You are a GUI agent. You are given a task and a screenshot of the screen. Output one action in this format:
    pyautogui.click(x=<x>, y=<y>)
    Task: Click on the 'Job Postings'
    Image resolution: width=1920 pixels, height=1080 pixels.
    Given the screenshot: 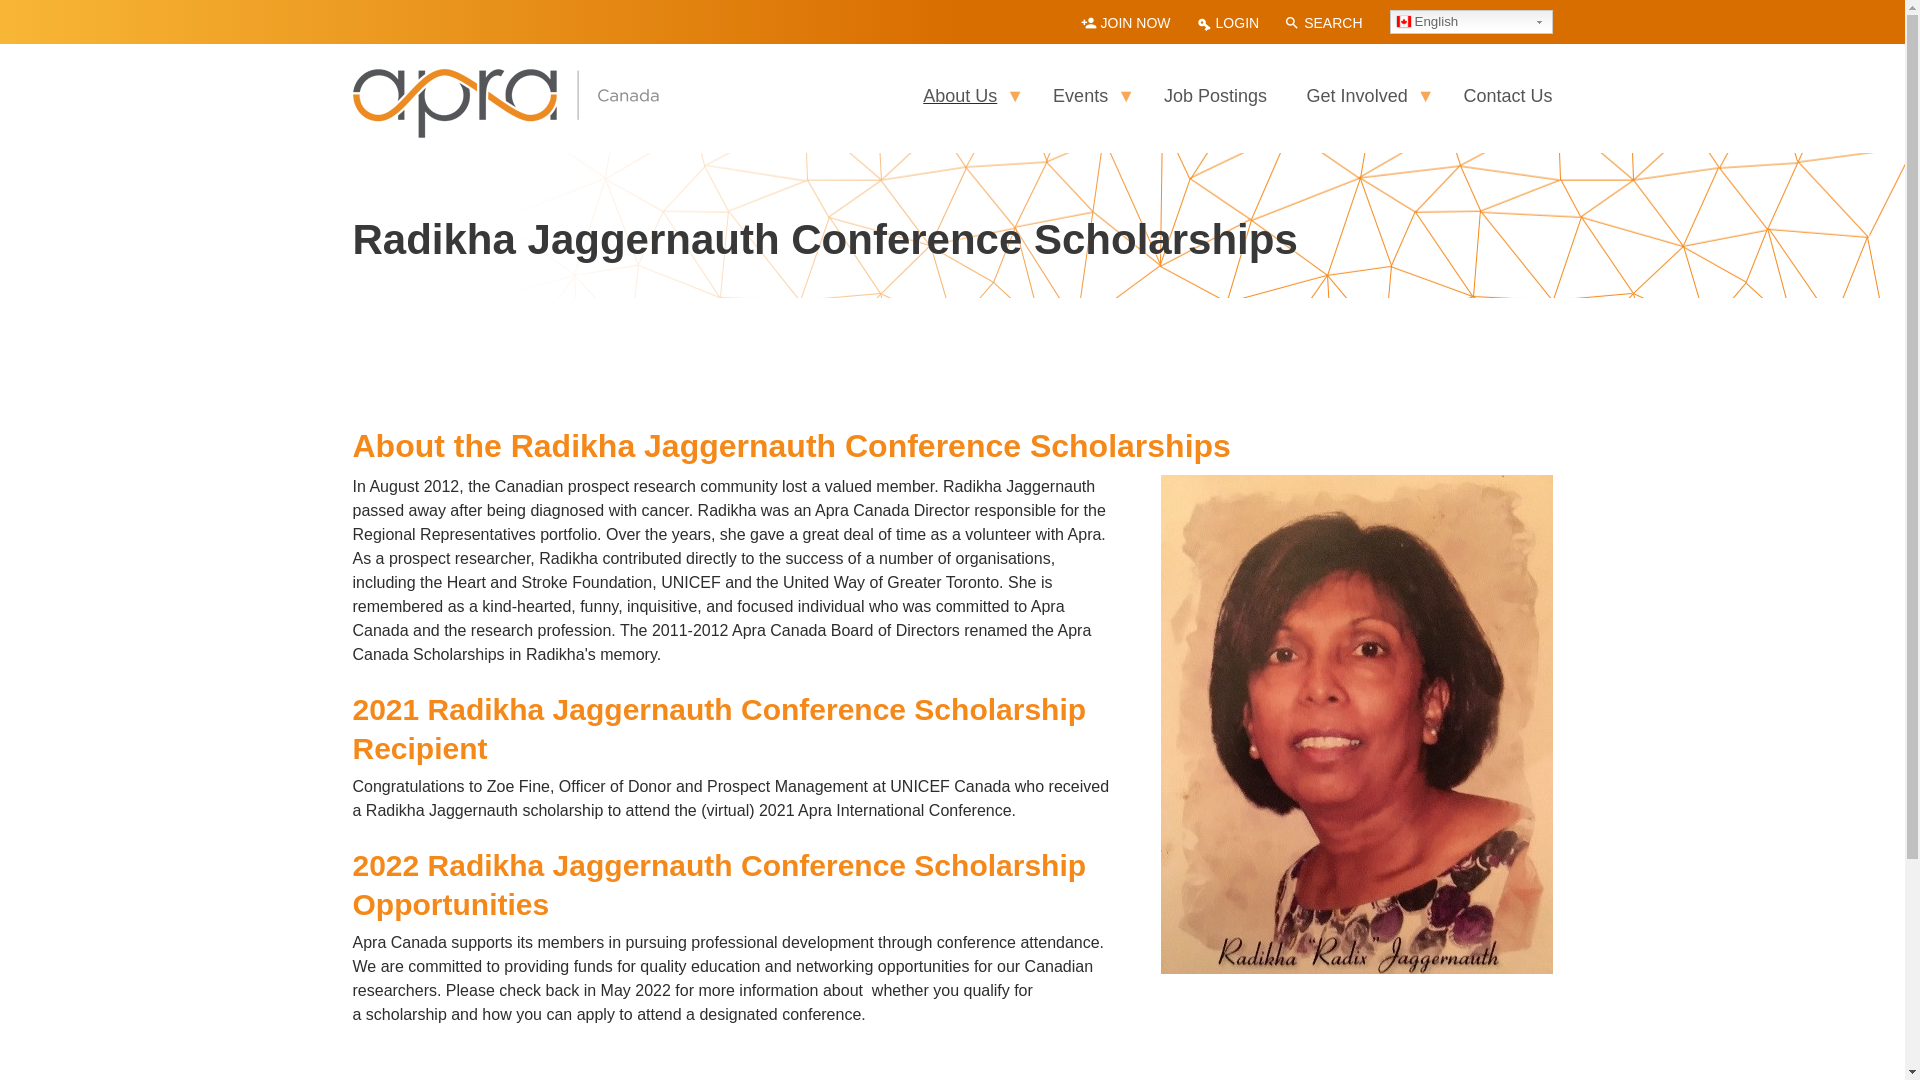 What is the action you would take?
    pyautogui.click(x=1214, y=96)
    